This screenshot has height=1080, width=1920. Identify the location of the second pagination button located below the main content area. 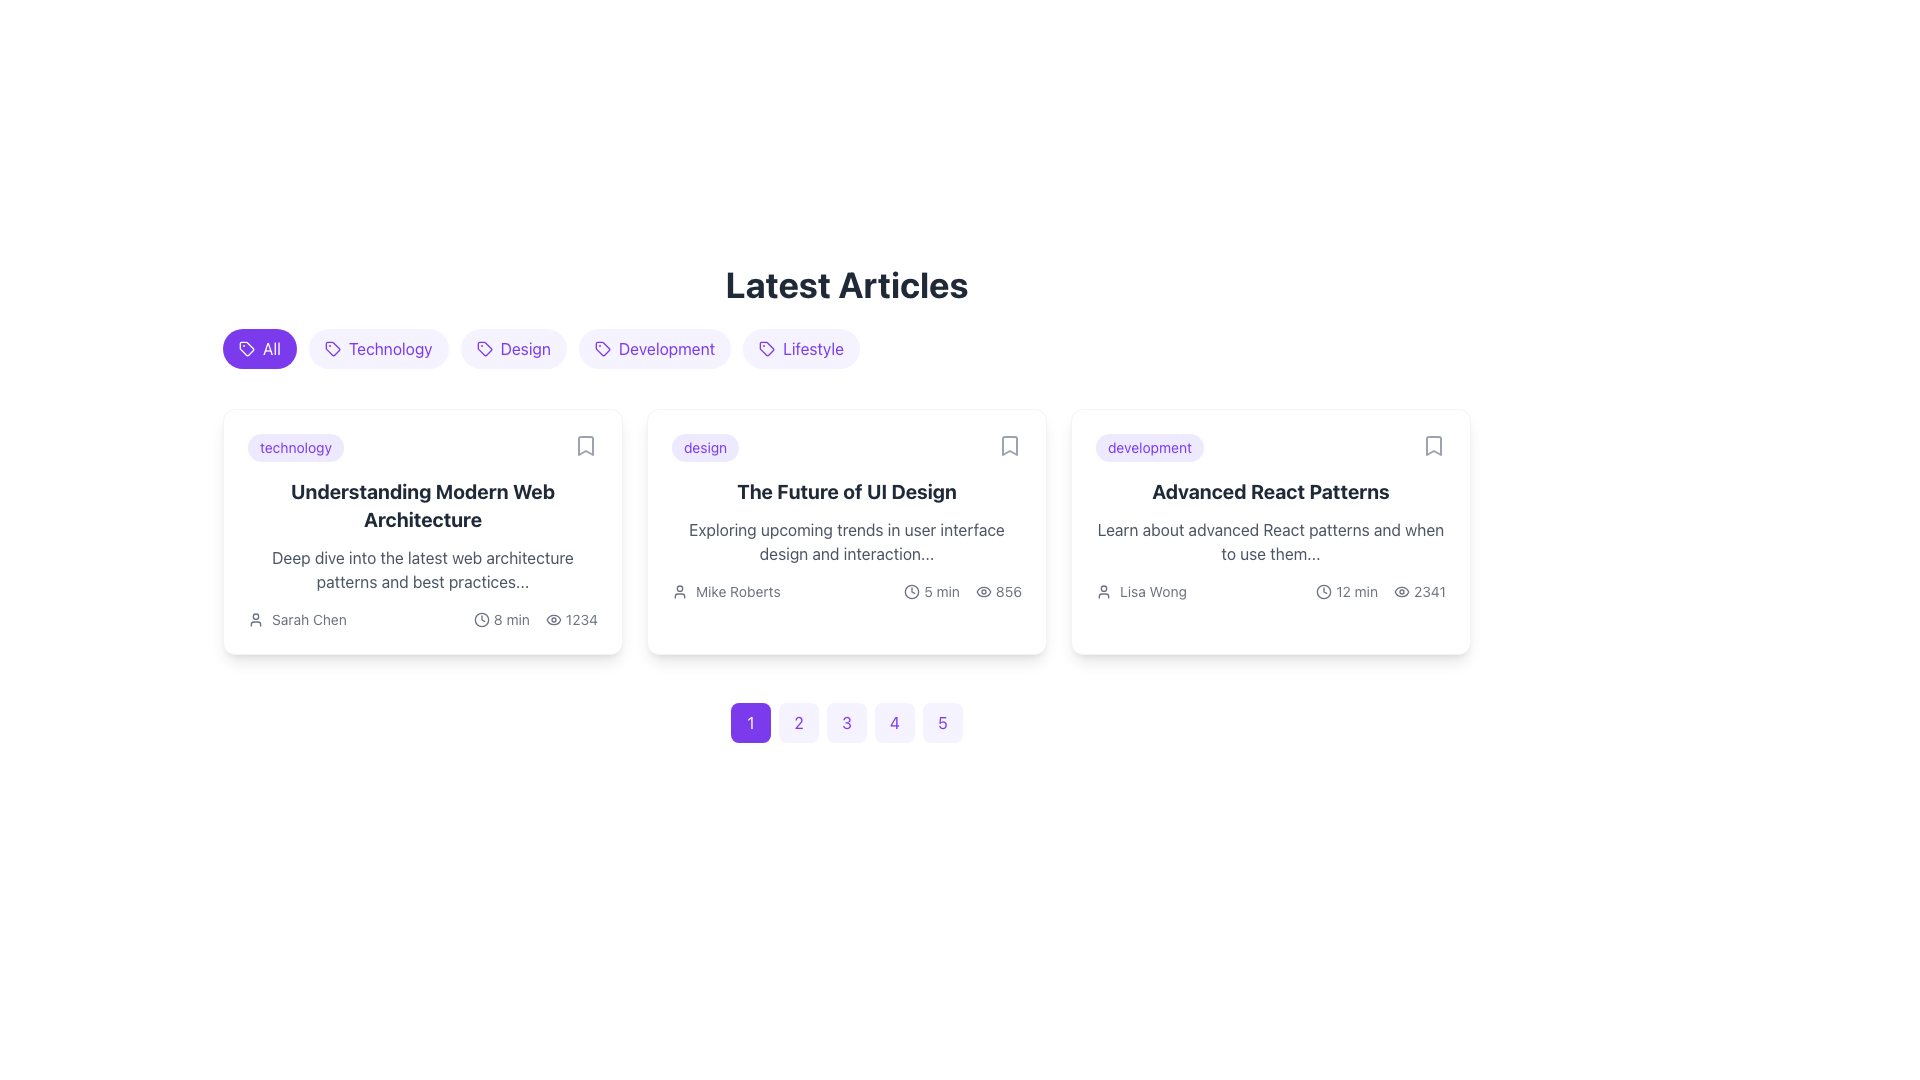
(797, 722).